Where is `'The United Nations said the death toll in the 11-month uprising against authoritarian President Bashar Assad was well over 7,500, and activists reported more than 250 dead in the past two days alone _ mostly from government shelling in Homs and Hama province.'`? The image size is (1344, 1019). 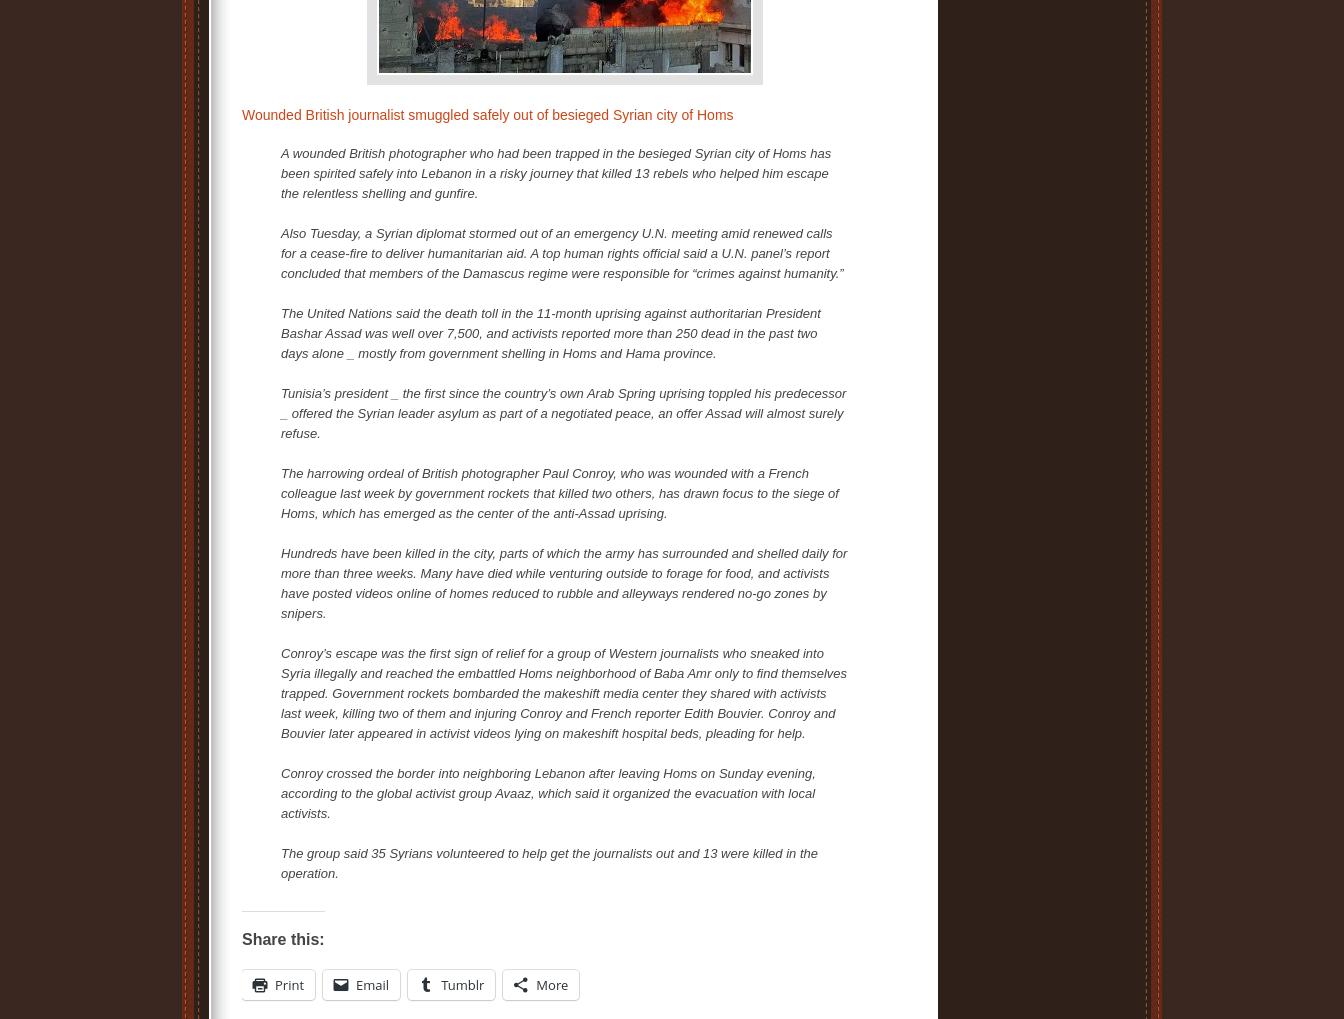
'The United Nations said the death toll in the 11-month uprising against authoritarian President Bashar Assad was well over 7,500, and activists reported more than 250 dead in the past two days alone _ mostly from government shelling in Homs and Hama province.' is located at coordinates (281, 333).